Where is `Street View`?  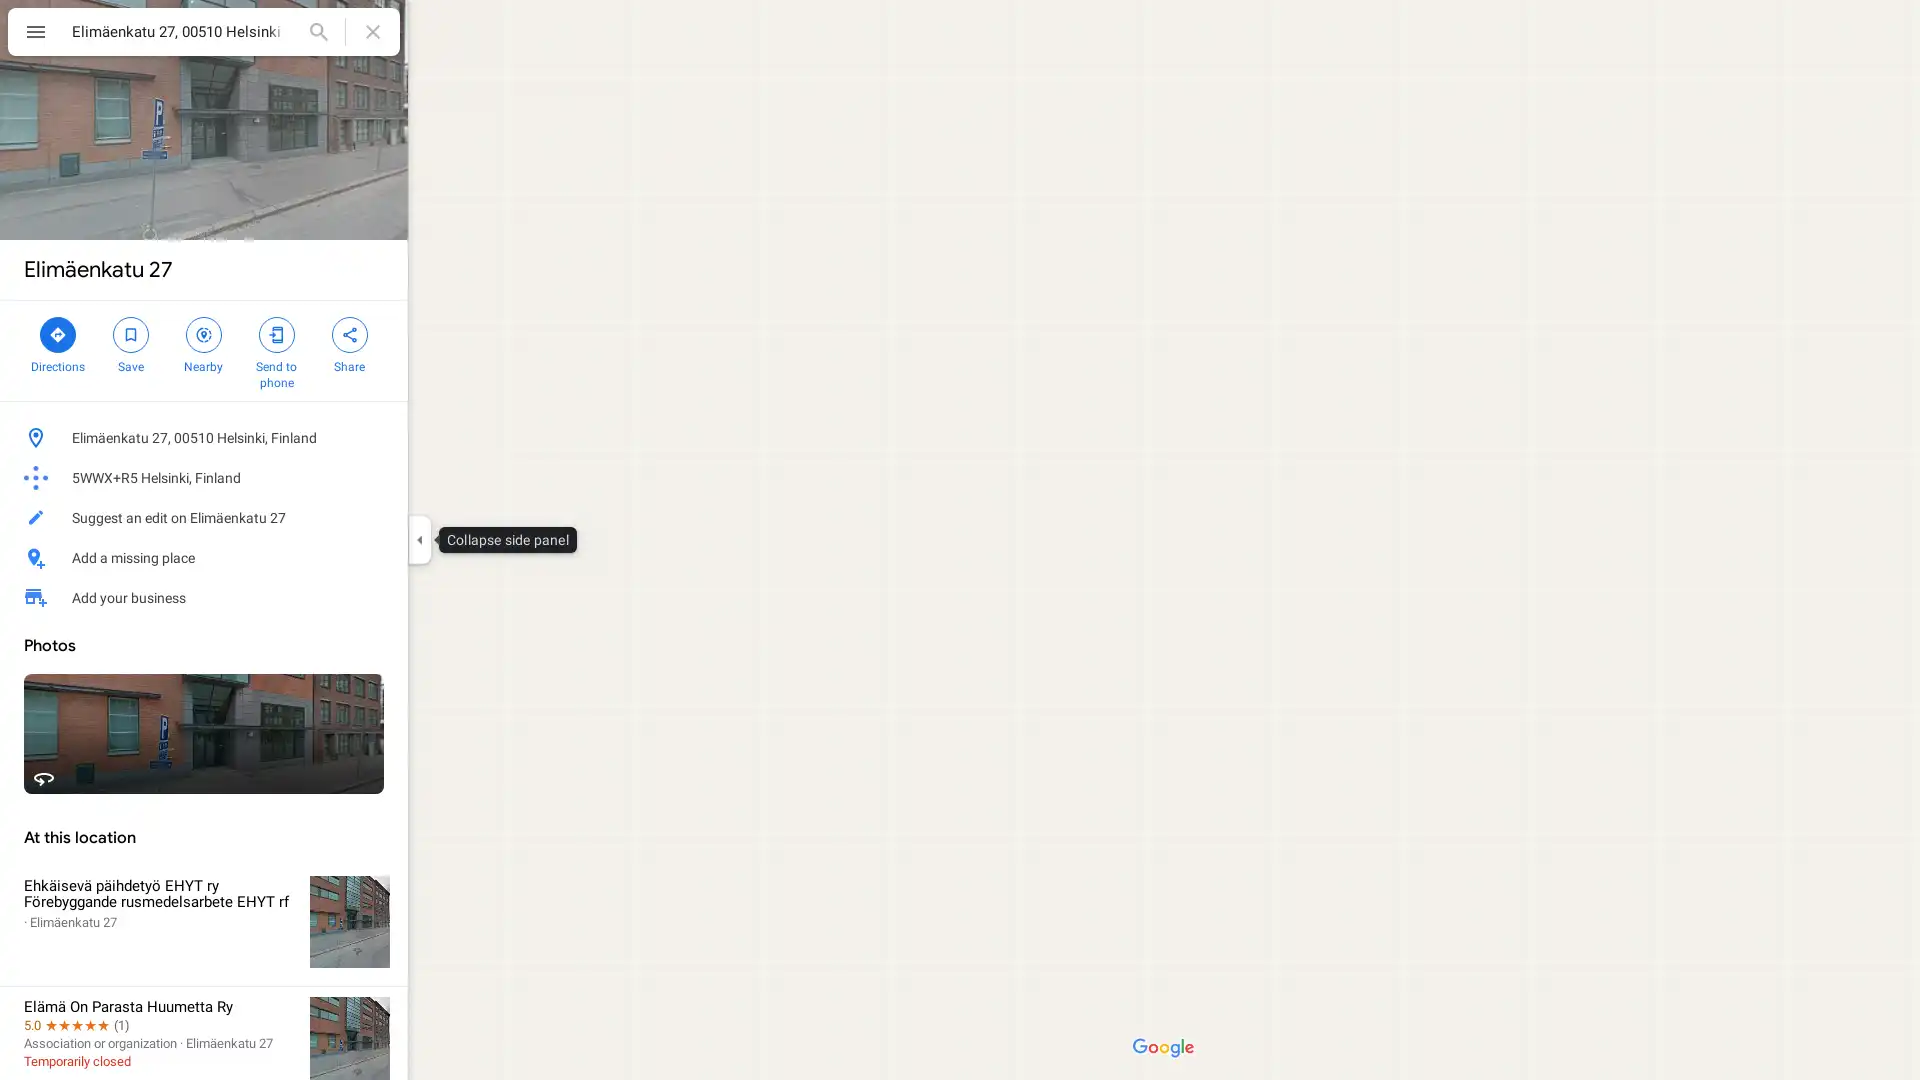 Street View is located at coordinates (204, 733).